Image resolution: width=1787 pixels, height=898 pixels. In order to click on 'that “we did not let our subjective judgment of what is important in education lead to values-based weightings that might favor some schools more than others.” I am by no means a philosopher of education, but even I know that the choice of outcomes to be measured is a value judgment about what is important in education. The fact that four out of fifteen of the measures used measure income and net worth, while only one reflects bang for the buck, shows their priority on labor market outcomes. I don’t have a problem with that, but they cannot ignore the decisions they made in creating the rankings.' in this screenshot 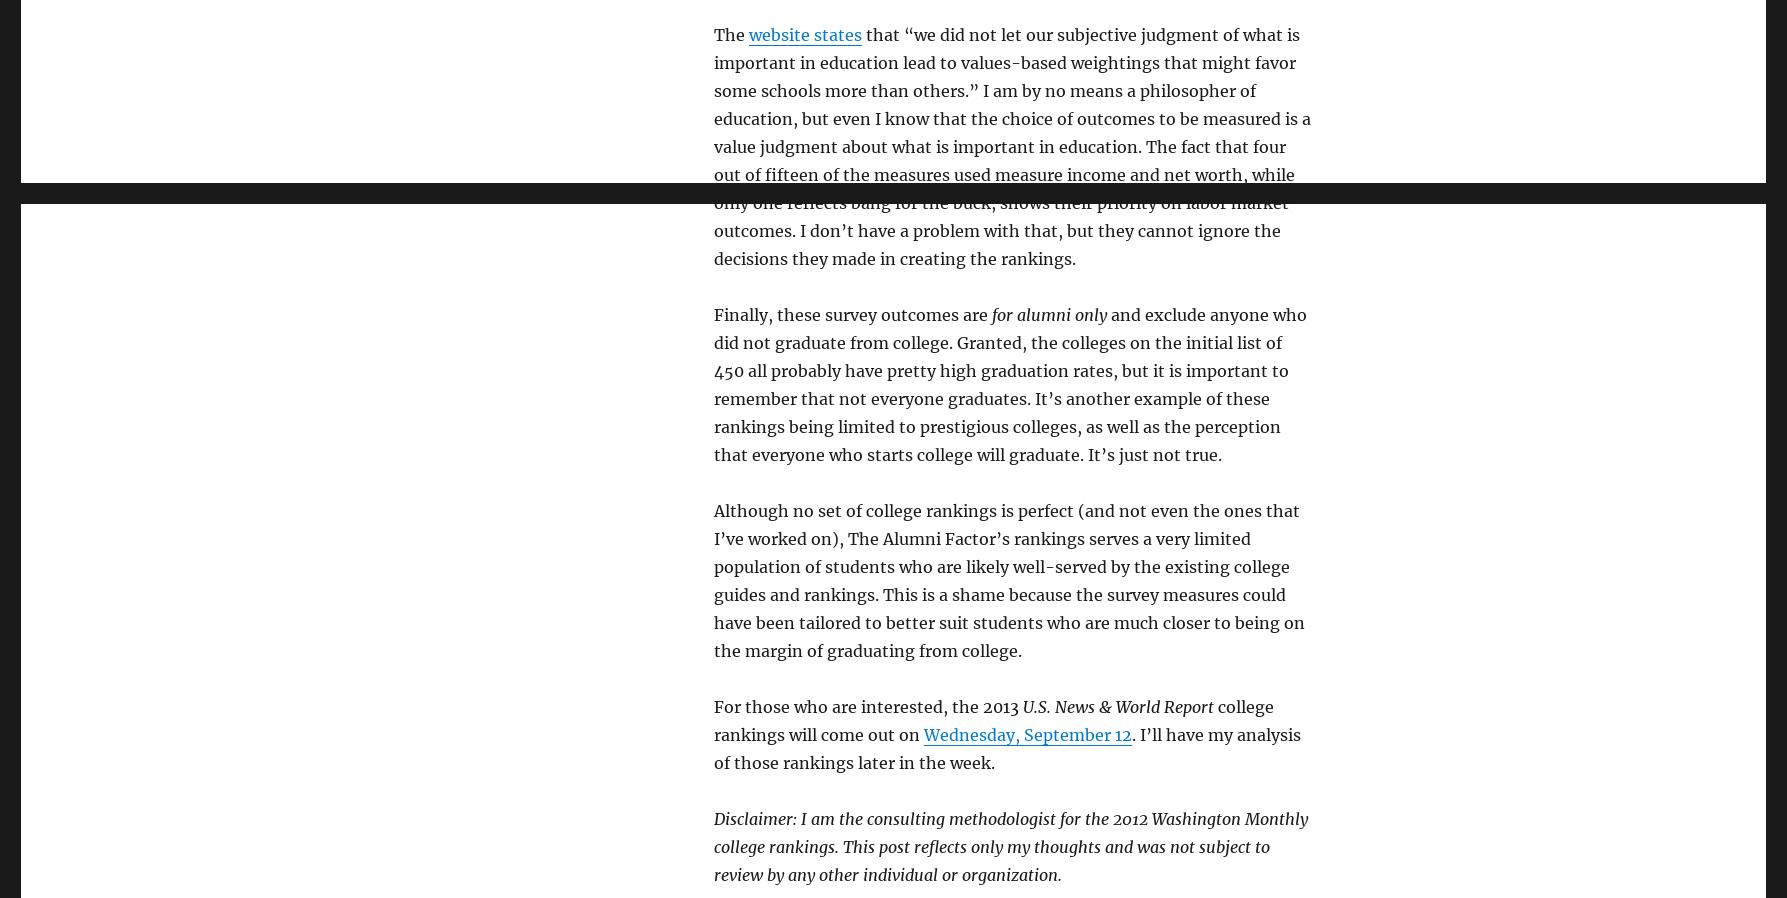, I will do `click(712, 146)`.